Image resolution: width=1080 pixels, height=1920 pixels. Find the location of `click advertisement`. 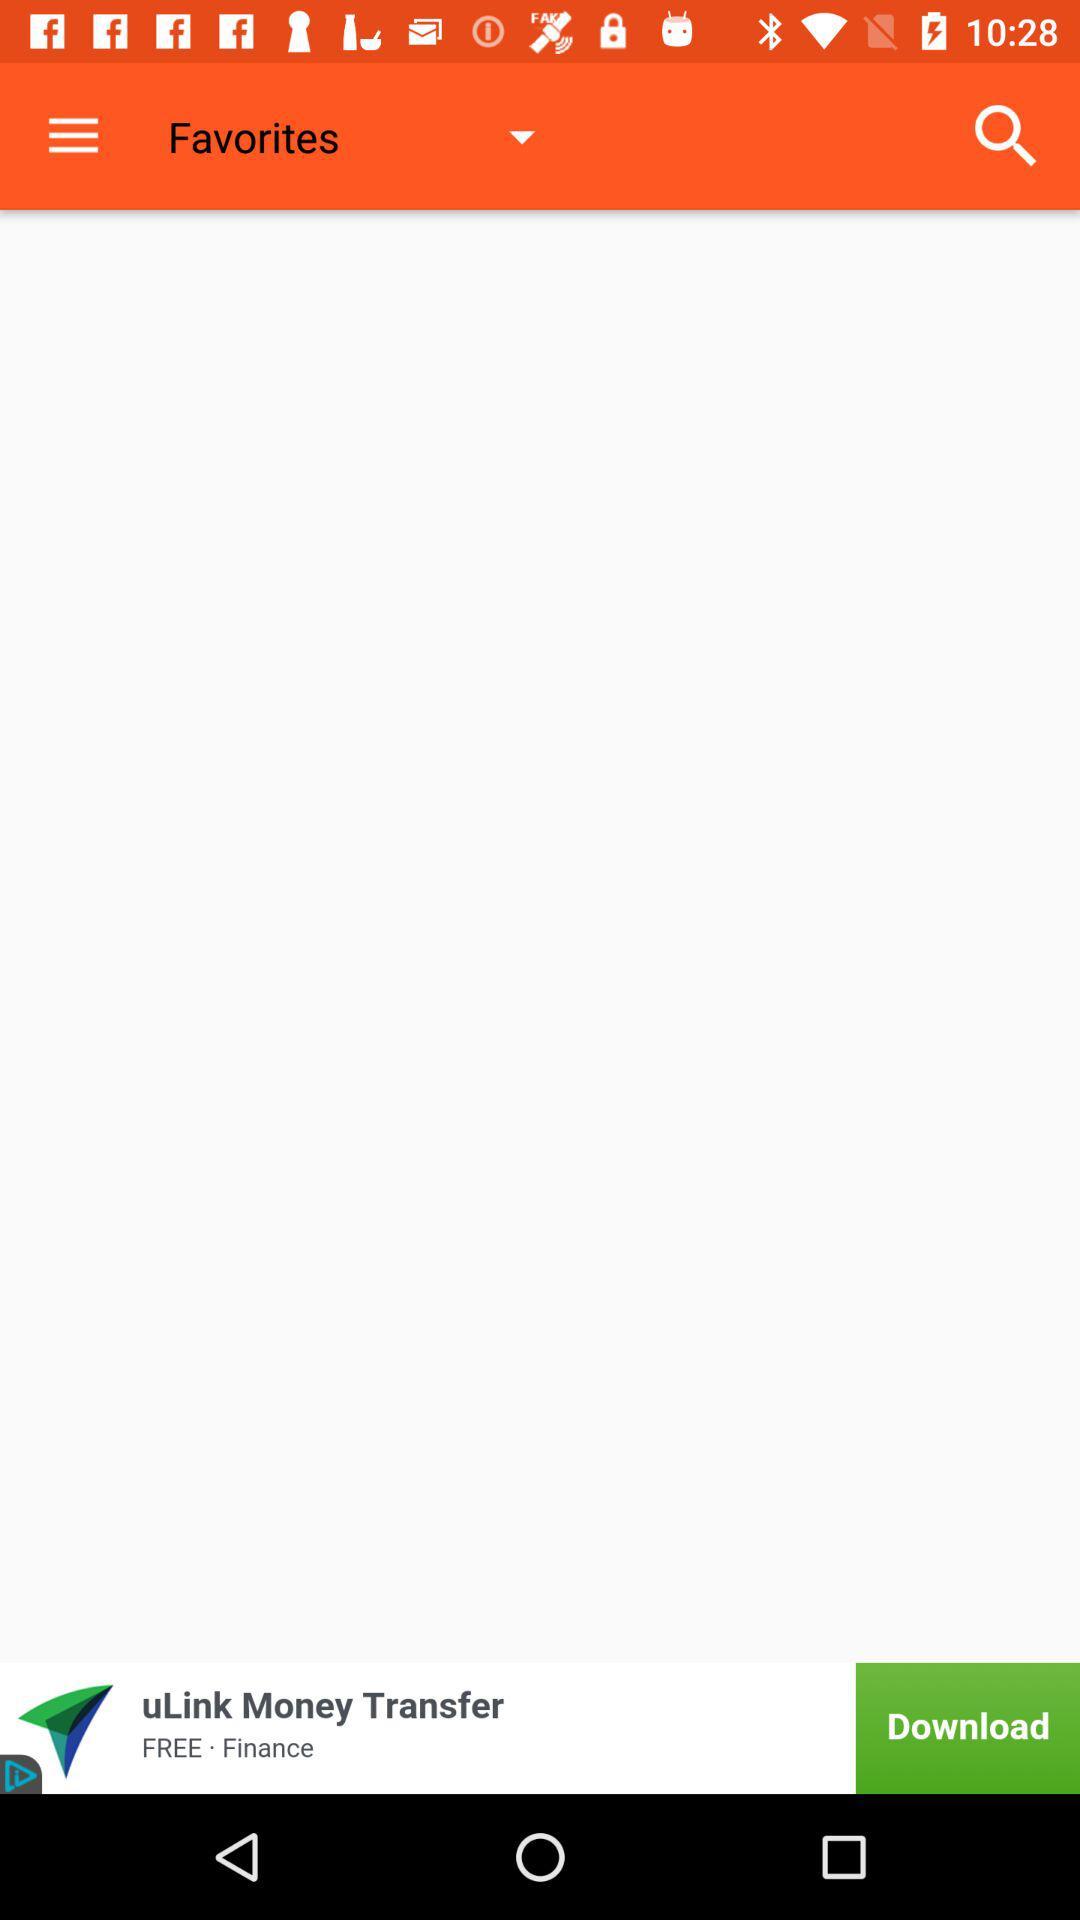

click advertisement is located at coordinates (540, 1727).